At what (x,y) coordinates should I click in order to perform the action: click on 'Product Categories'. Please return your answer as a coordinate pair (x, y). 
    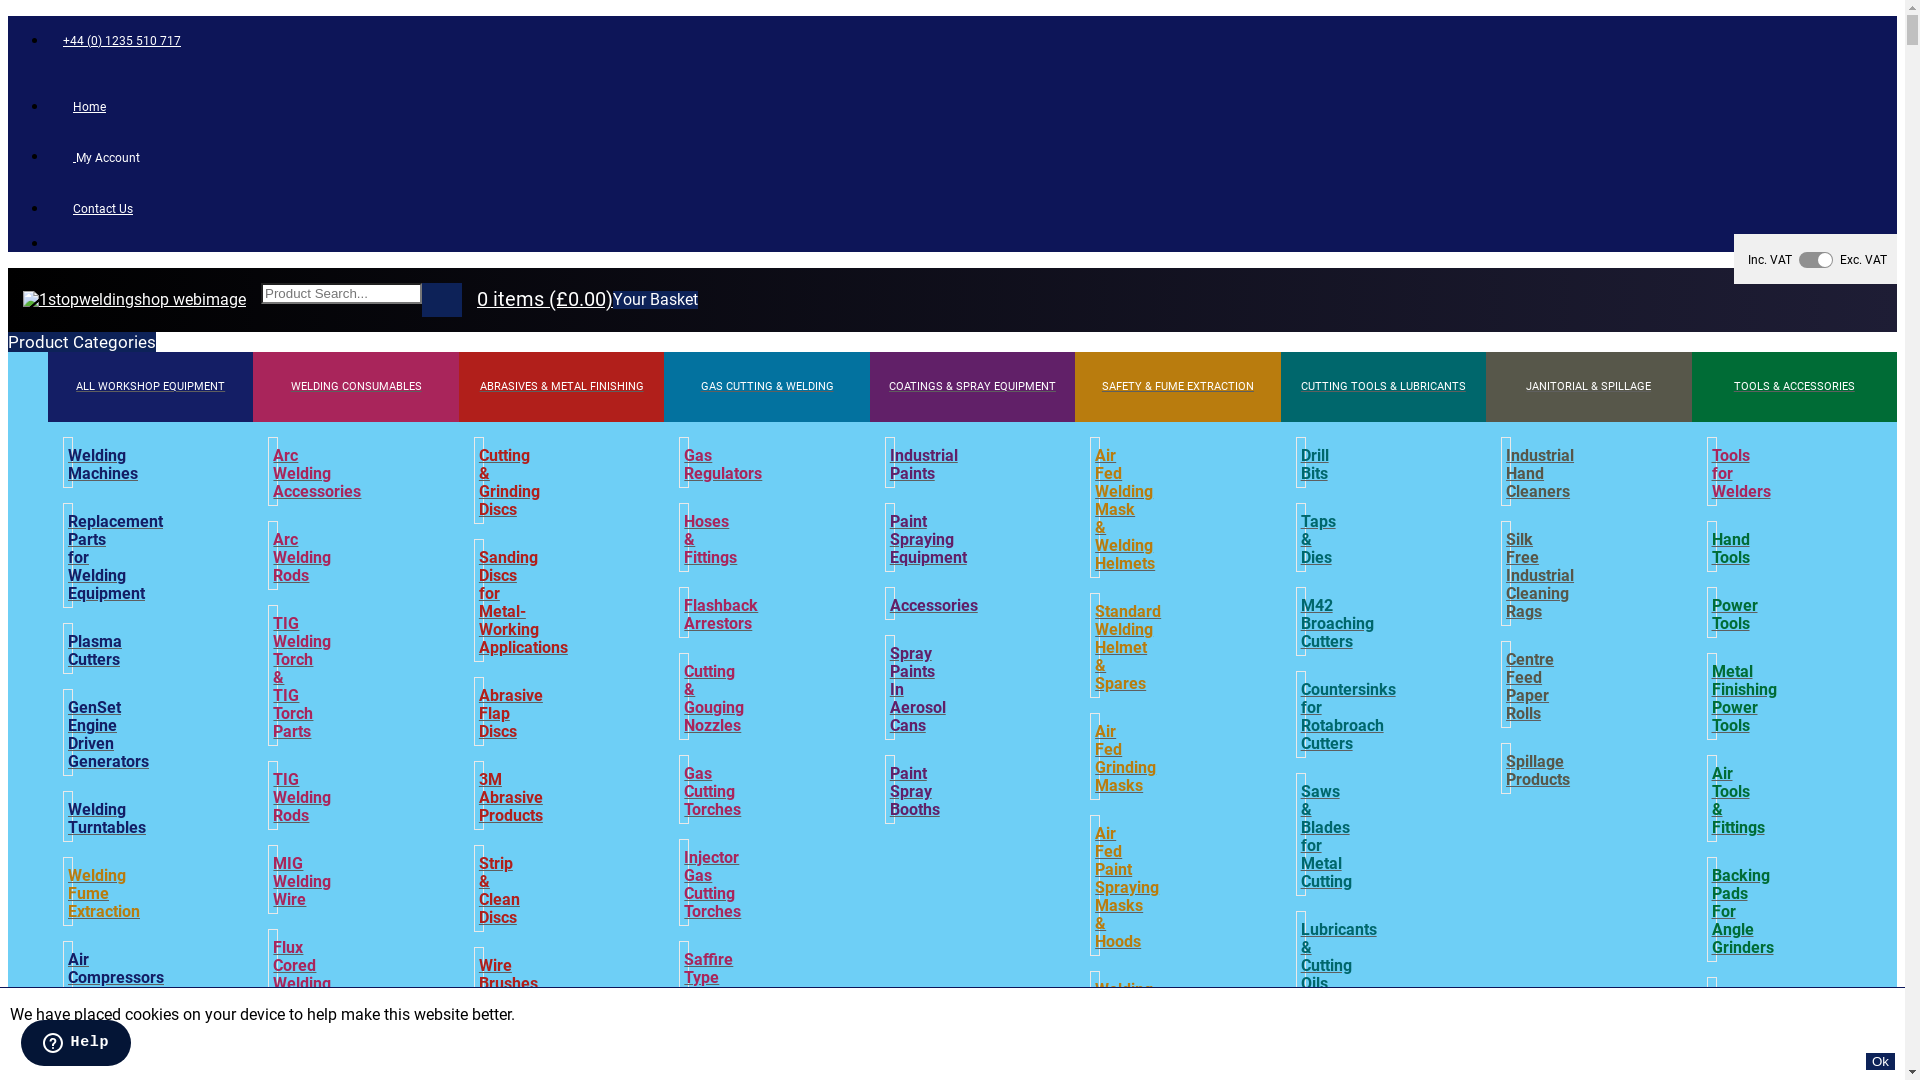
    Looking at the image, I should click on (80, 341).